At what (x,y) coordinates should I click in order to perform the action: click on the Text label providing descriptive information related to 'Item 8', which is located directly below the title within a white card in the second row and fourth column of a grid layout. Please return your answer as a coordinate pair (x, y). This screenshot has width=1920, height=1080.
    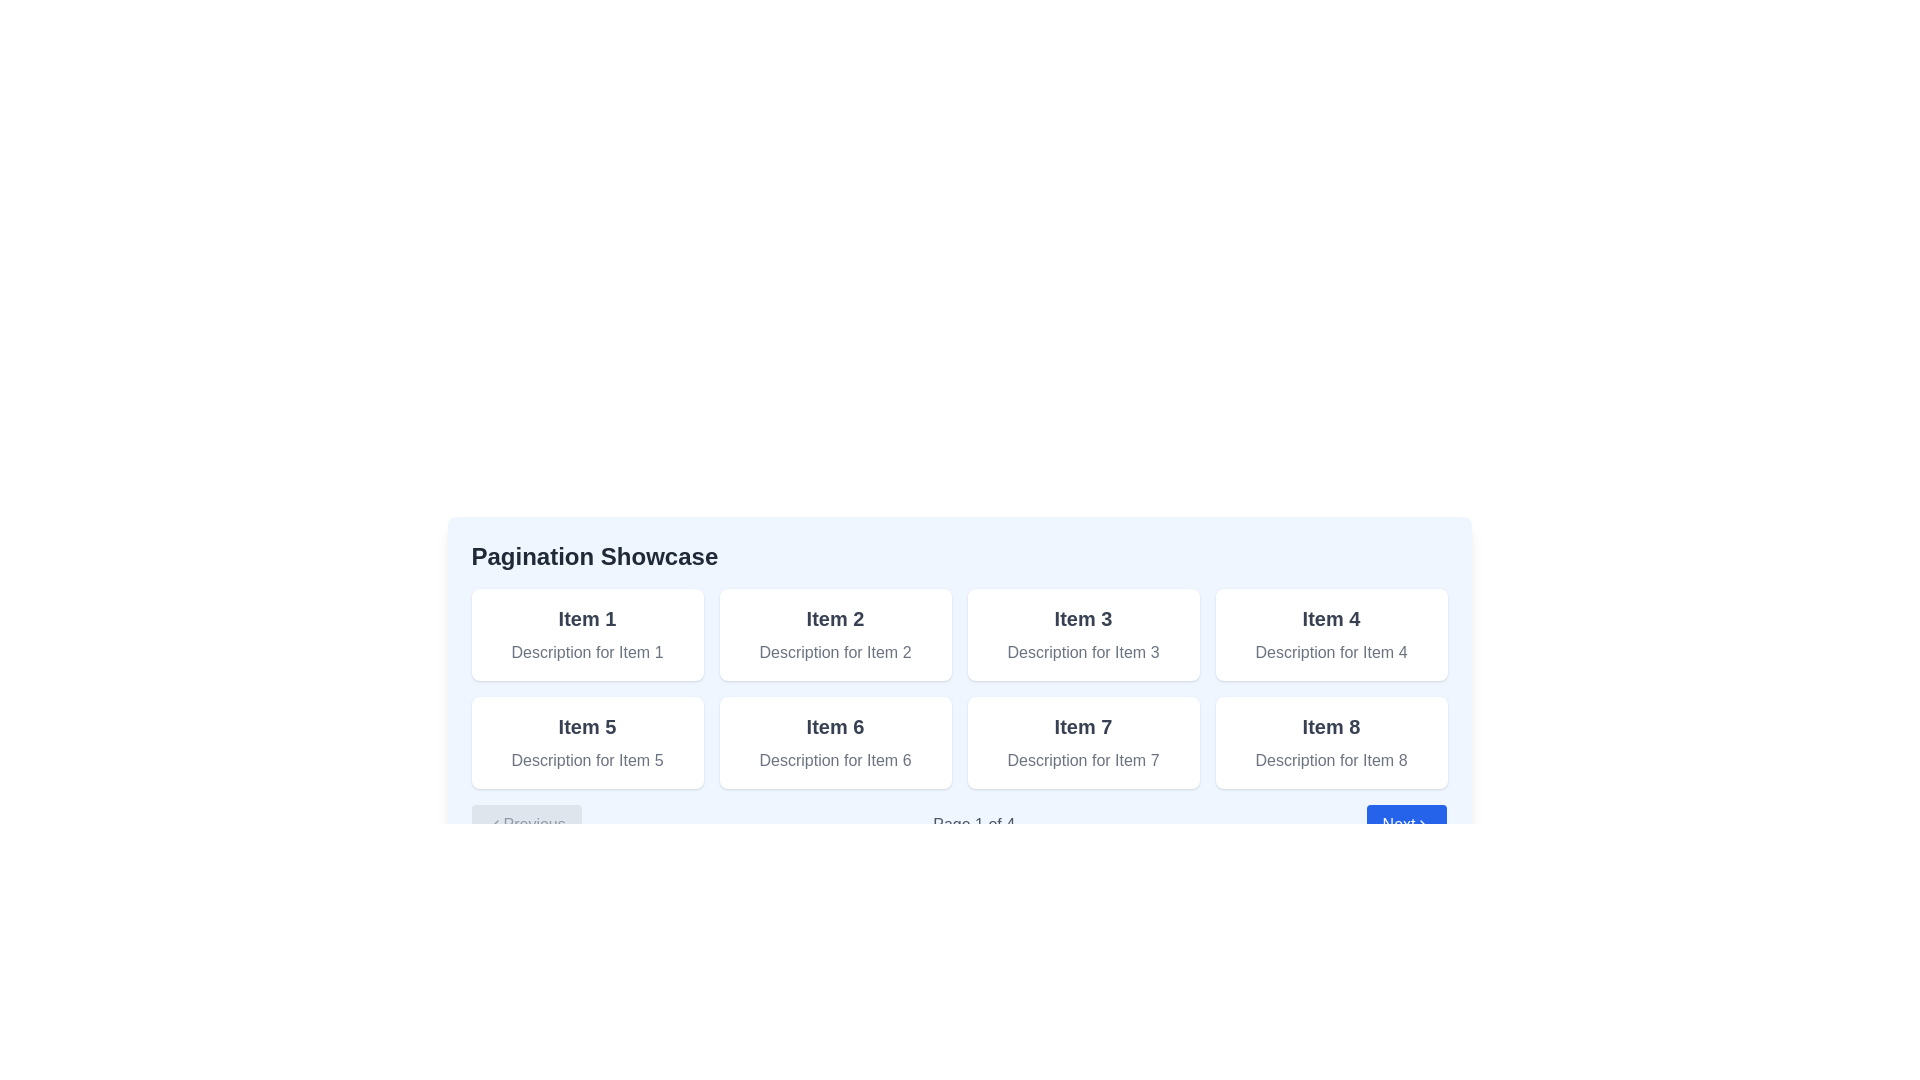
    Looking at the image, I should click on (1331, 760).